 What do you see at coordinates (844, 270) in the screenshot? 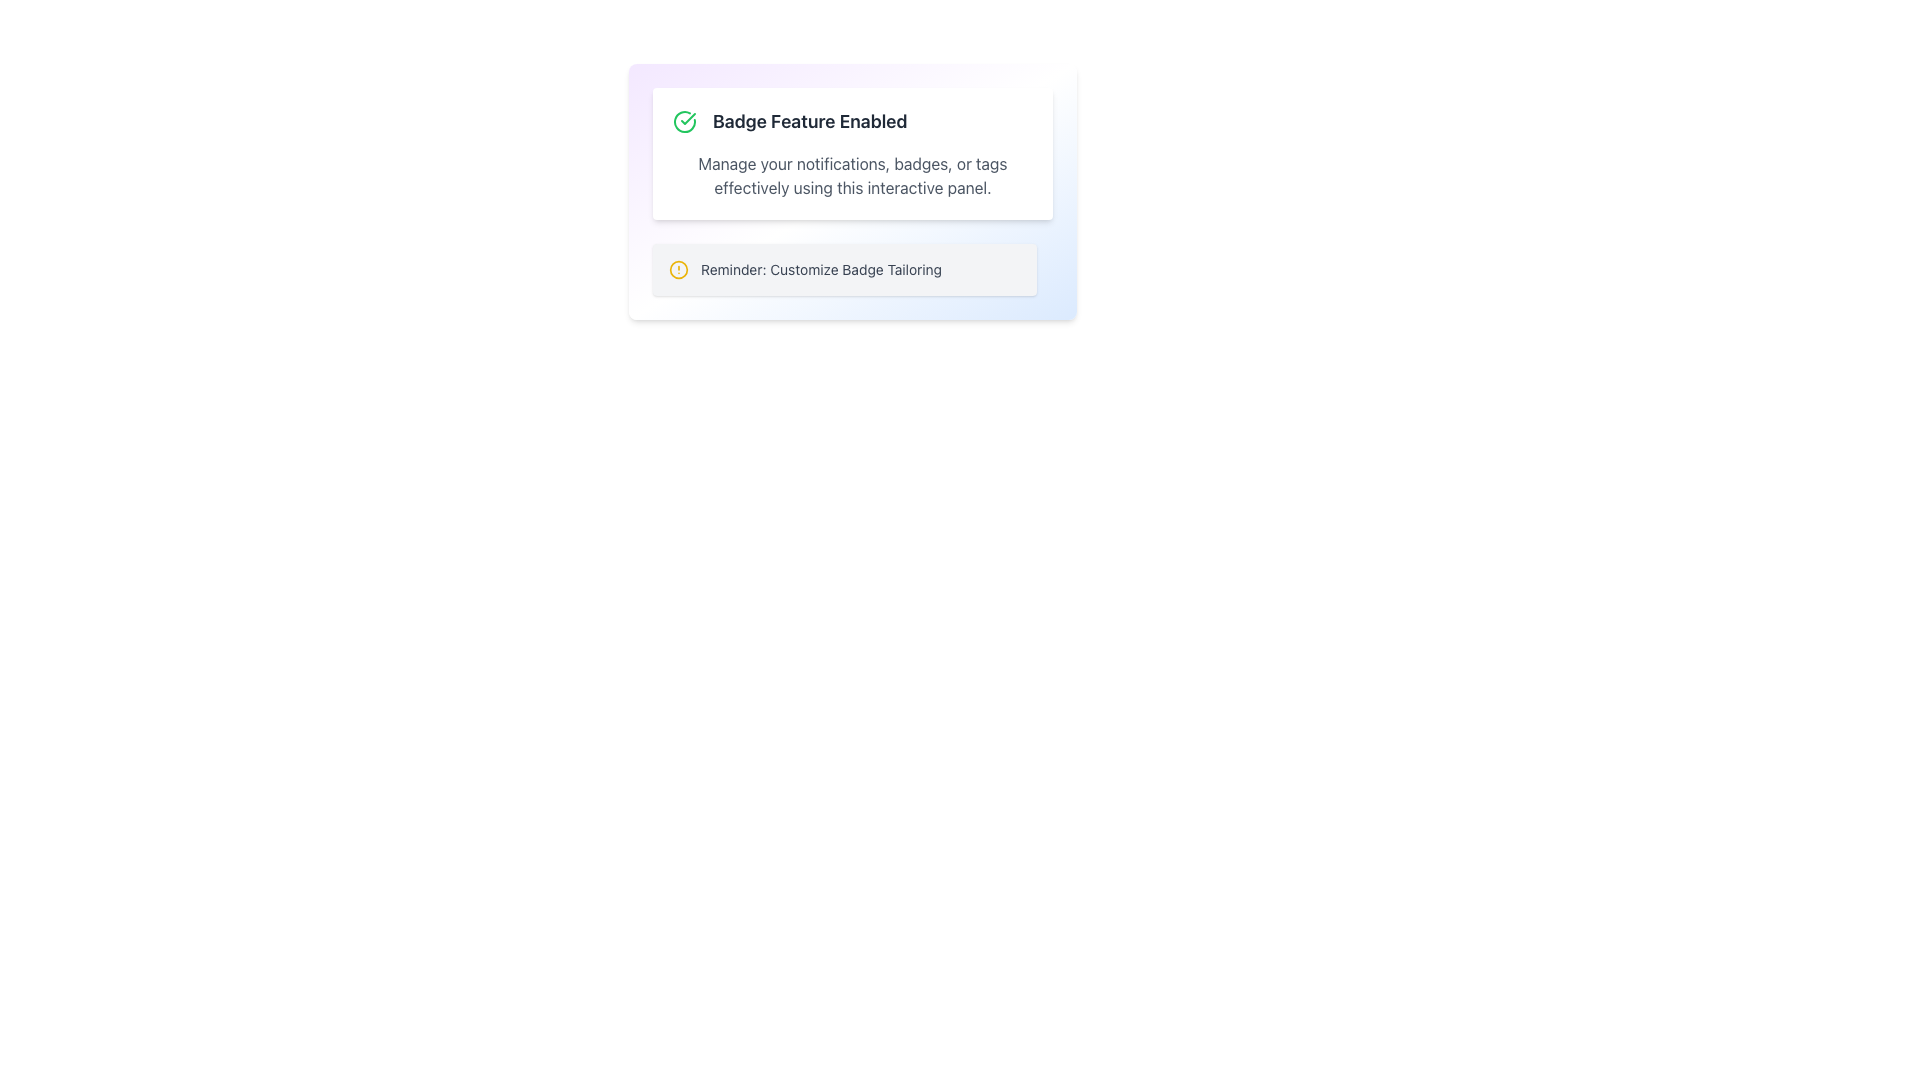
I see `the Notification bar element which has a gray background, rounded corners, and contains a yellow alert icon with the text 'Reminder: Customize Badge Tailoring'` at bounding box center [844, 270].